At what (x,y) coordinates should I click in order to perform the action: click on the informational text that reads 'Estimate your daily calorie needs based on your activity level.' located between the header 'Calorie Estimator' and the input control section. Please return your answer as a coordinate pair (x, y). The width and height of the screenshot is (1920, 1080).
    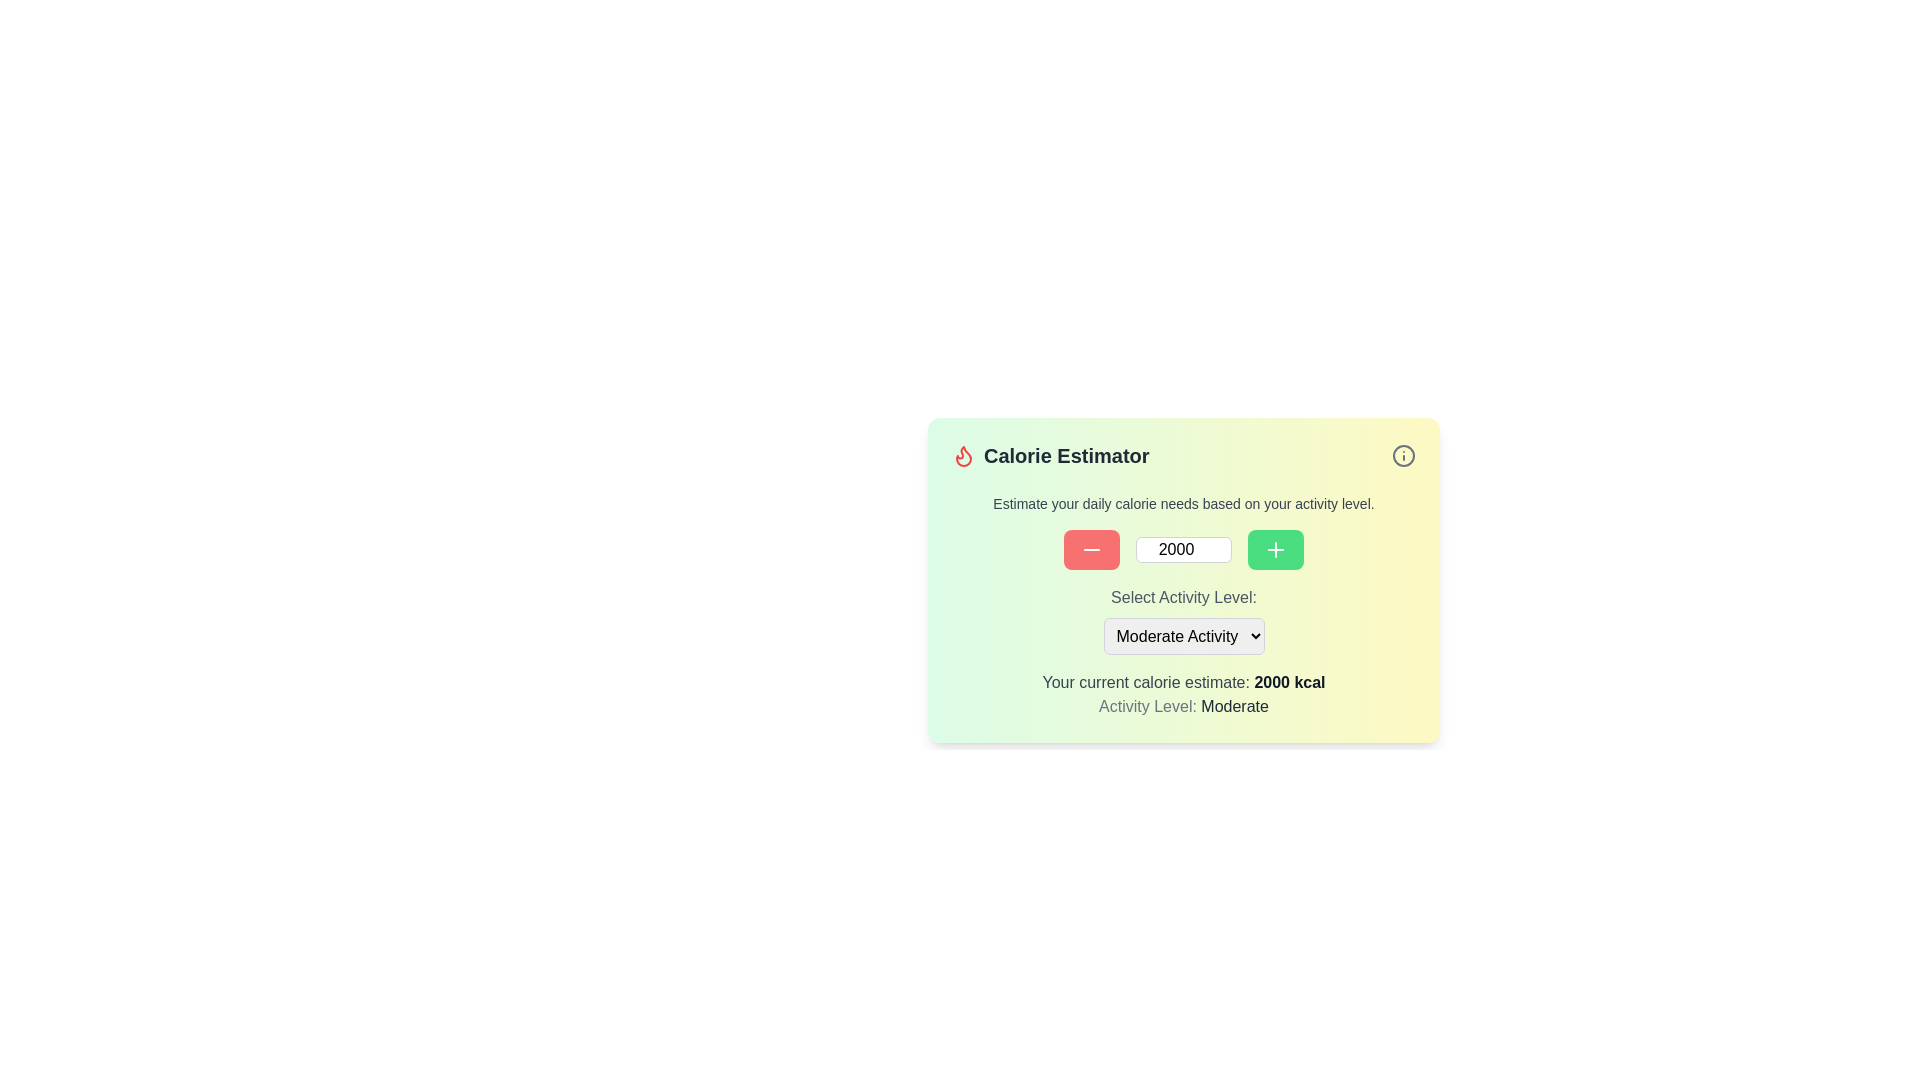
    Looking at the image, I should click on (1184, 503).